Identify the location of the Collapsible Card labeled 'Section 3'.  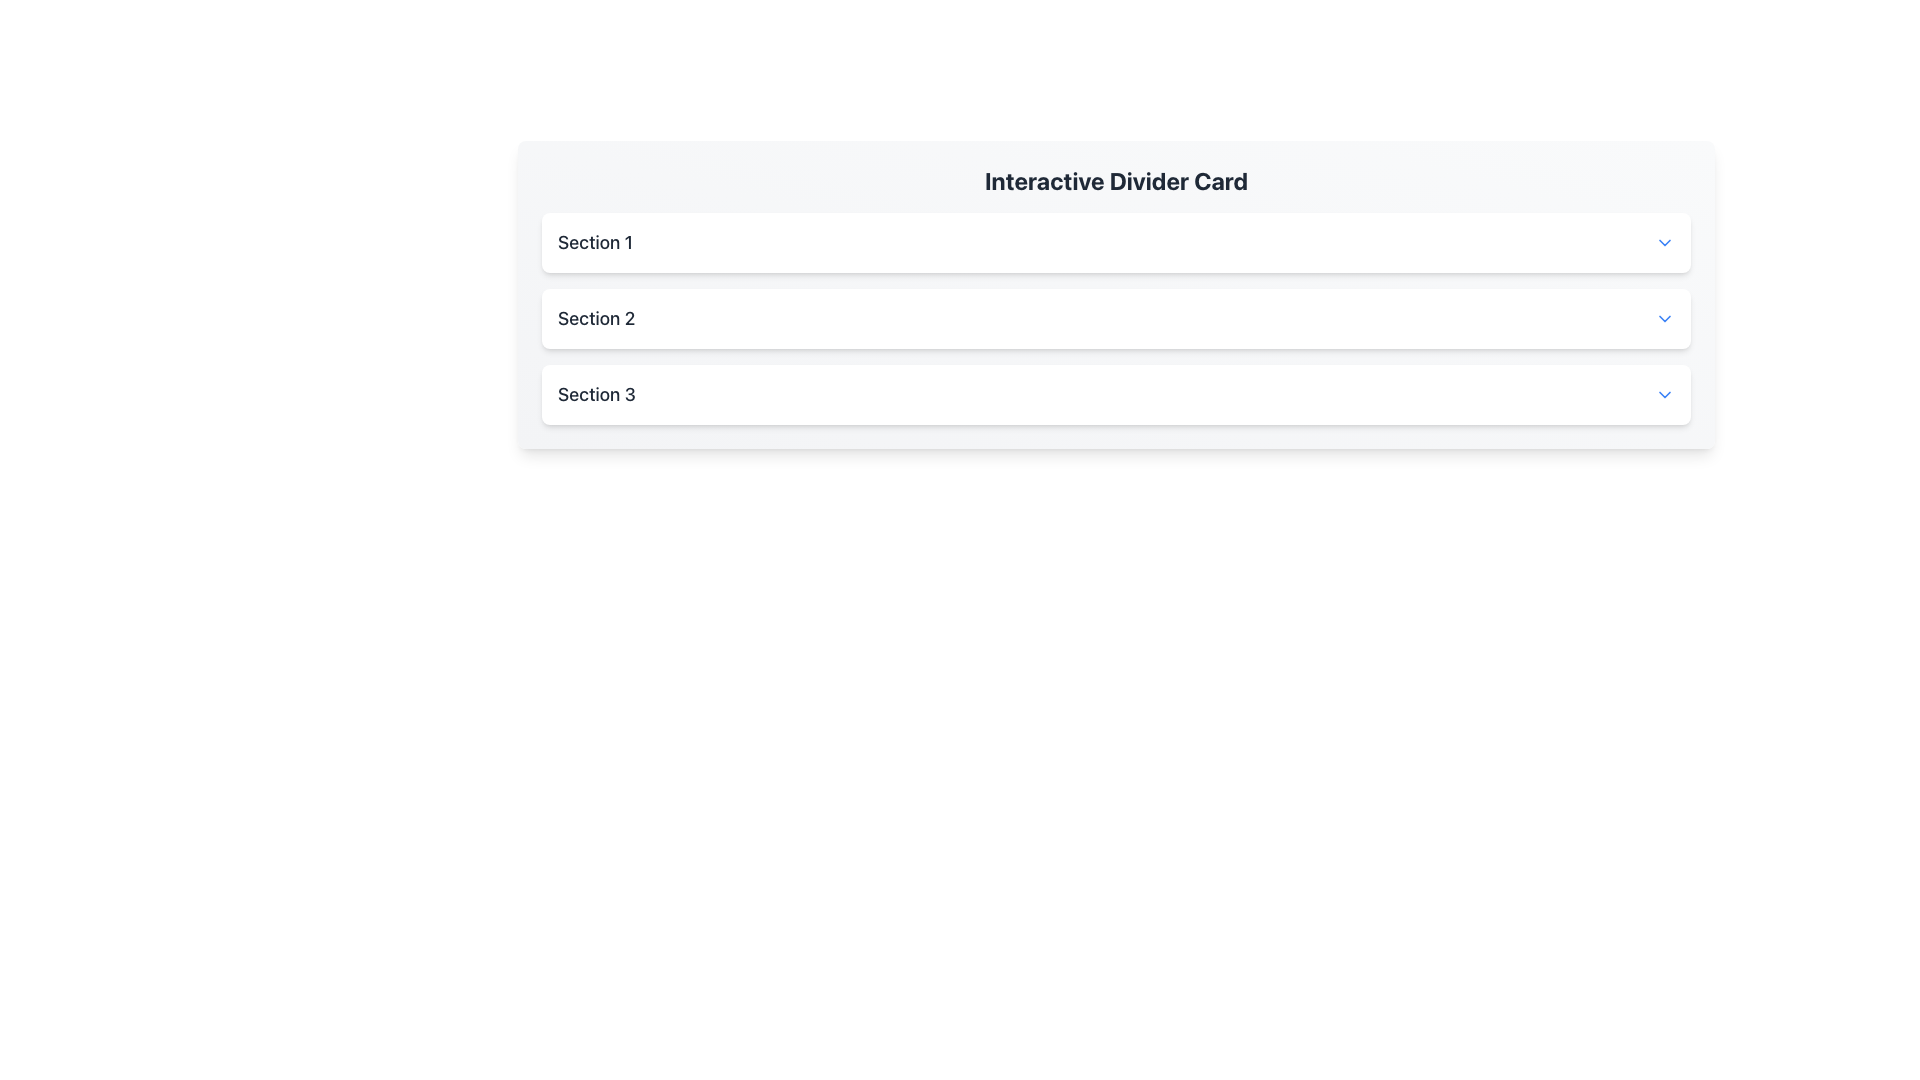
(1115, 394).